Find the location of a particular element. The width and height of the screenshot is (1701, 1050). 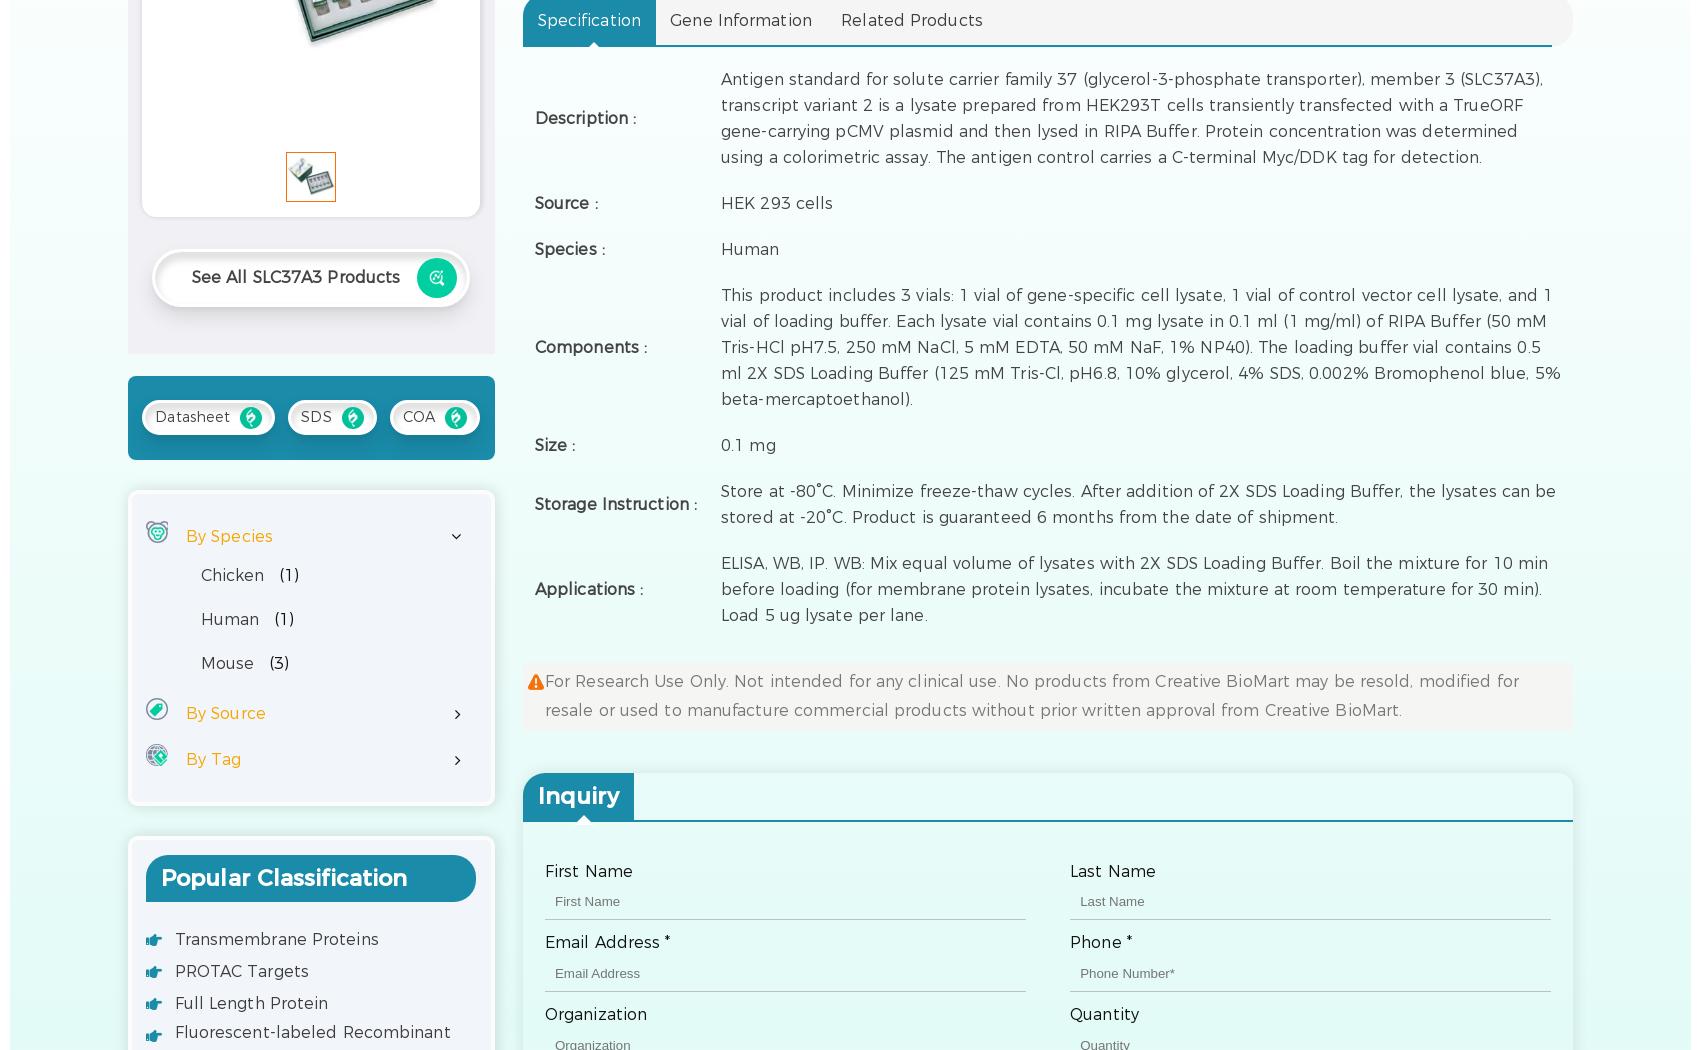

'Datasheet' is located at coordinates (191, 415).